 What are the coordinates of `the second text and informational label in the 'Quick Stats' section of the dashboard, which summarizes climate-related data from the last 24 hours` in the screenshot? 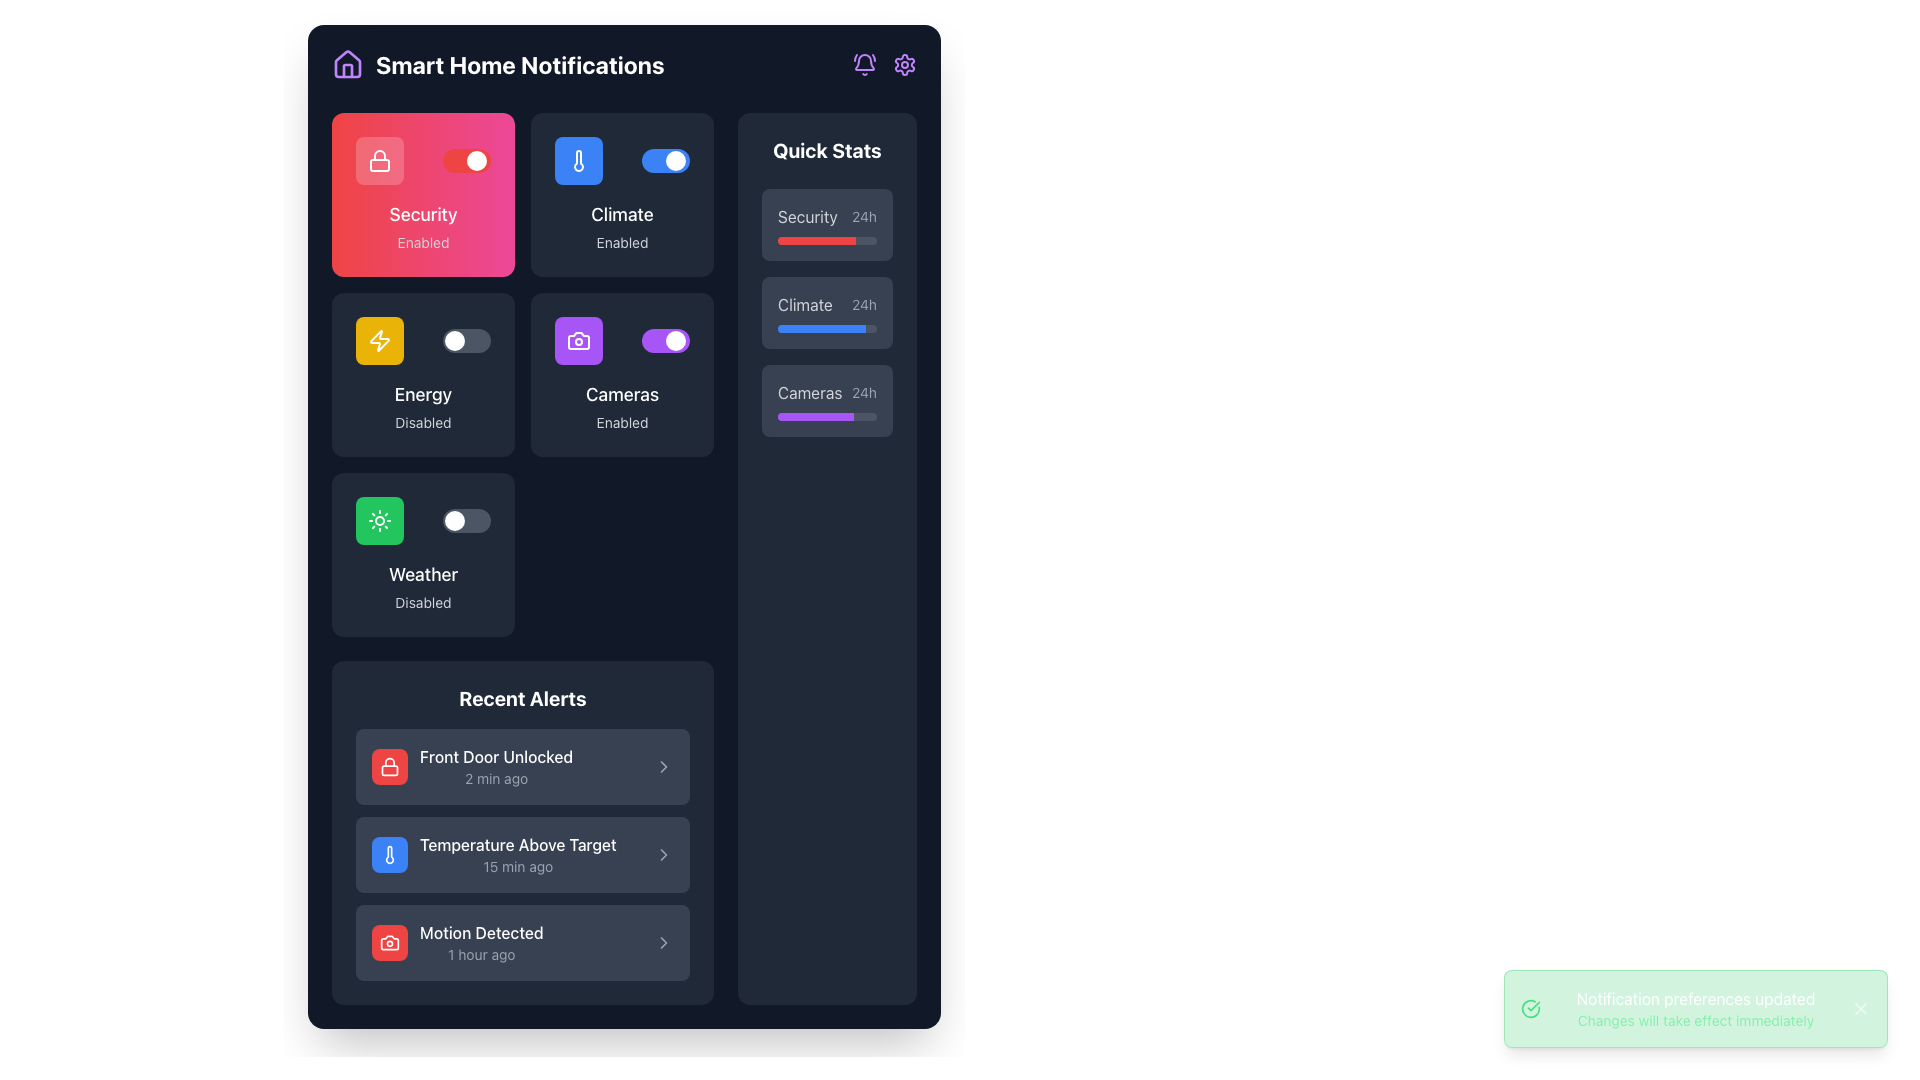 It's located at (827, 304).